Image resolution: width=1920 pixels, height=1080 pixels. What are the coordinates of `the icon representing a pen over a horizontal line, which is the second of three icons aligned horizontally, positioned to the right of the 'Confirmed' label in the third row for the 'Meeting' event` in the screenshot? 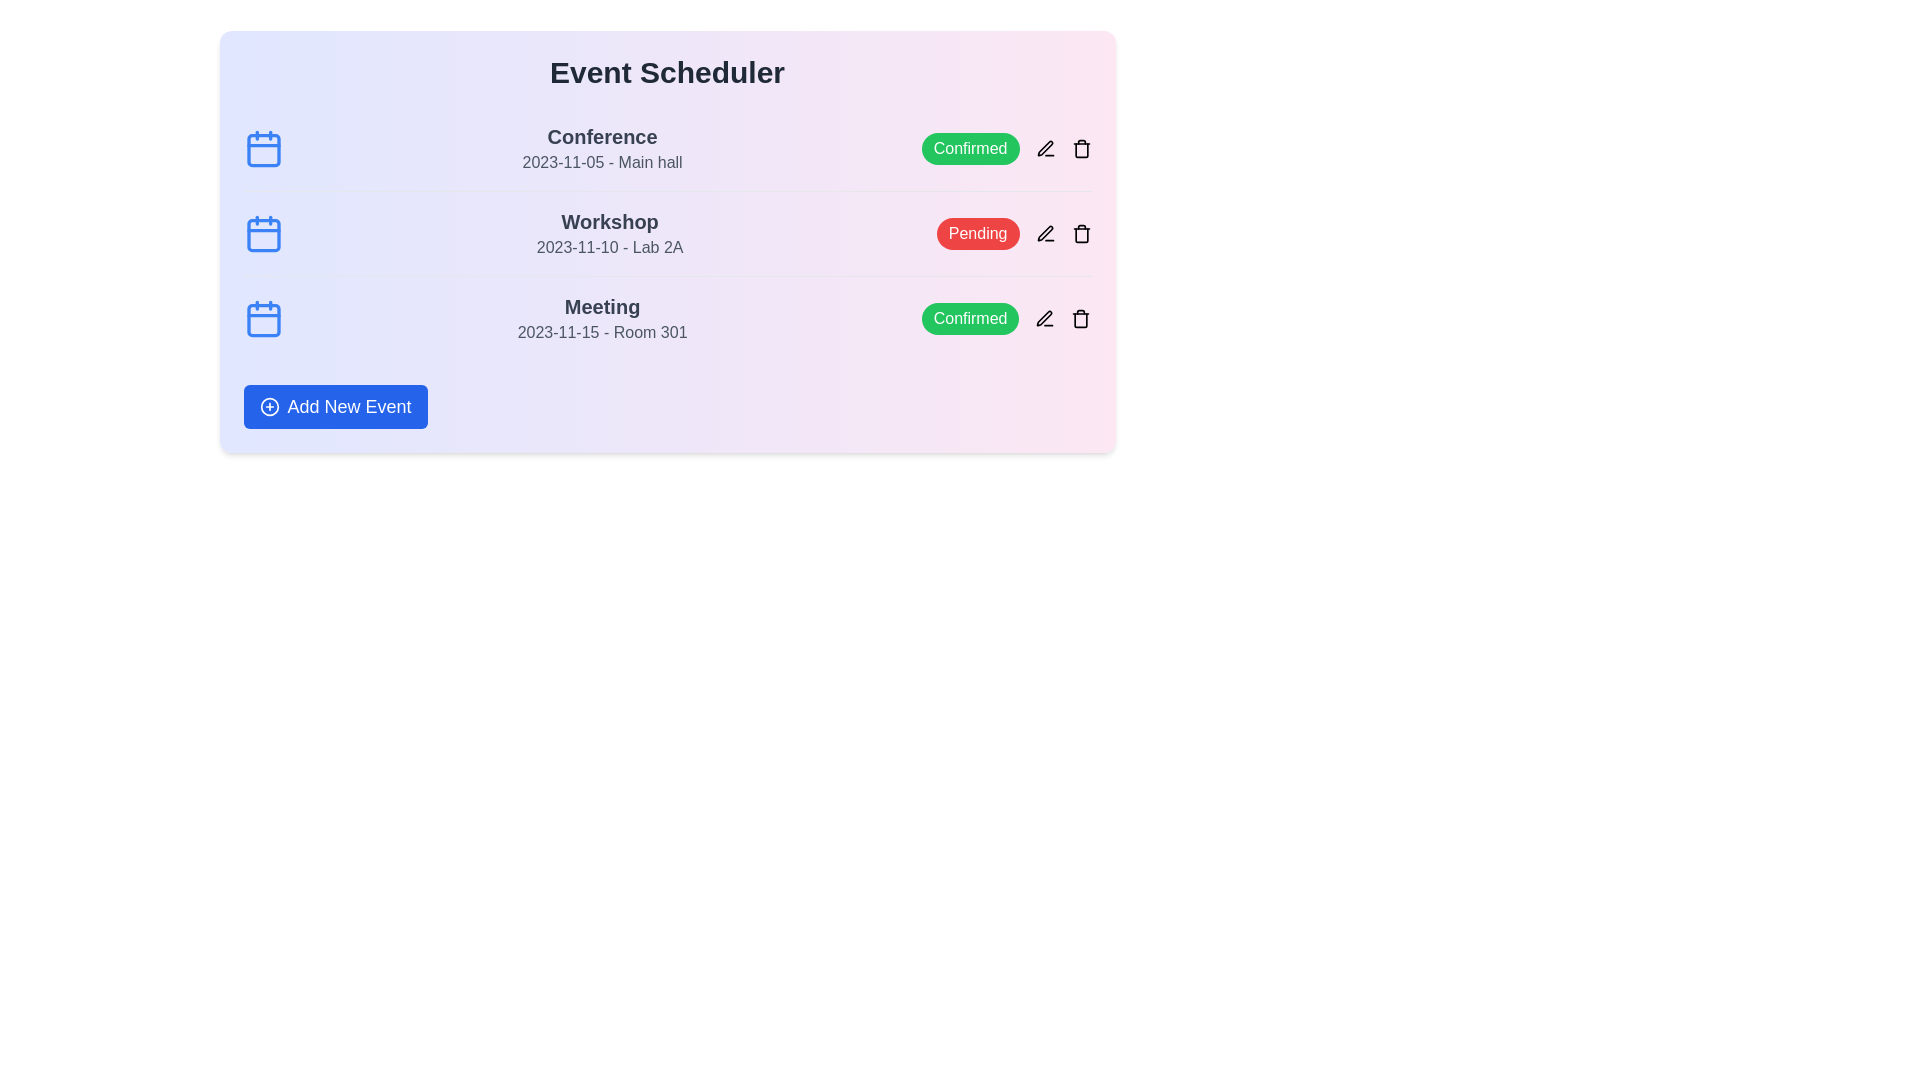 It's located at (1044, 318).